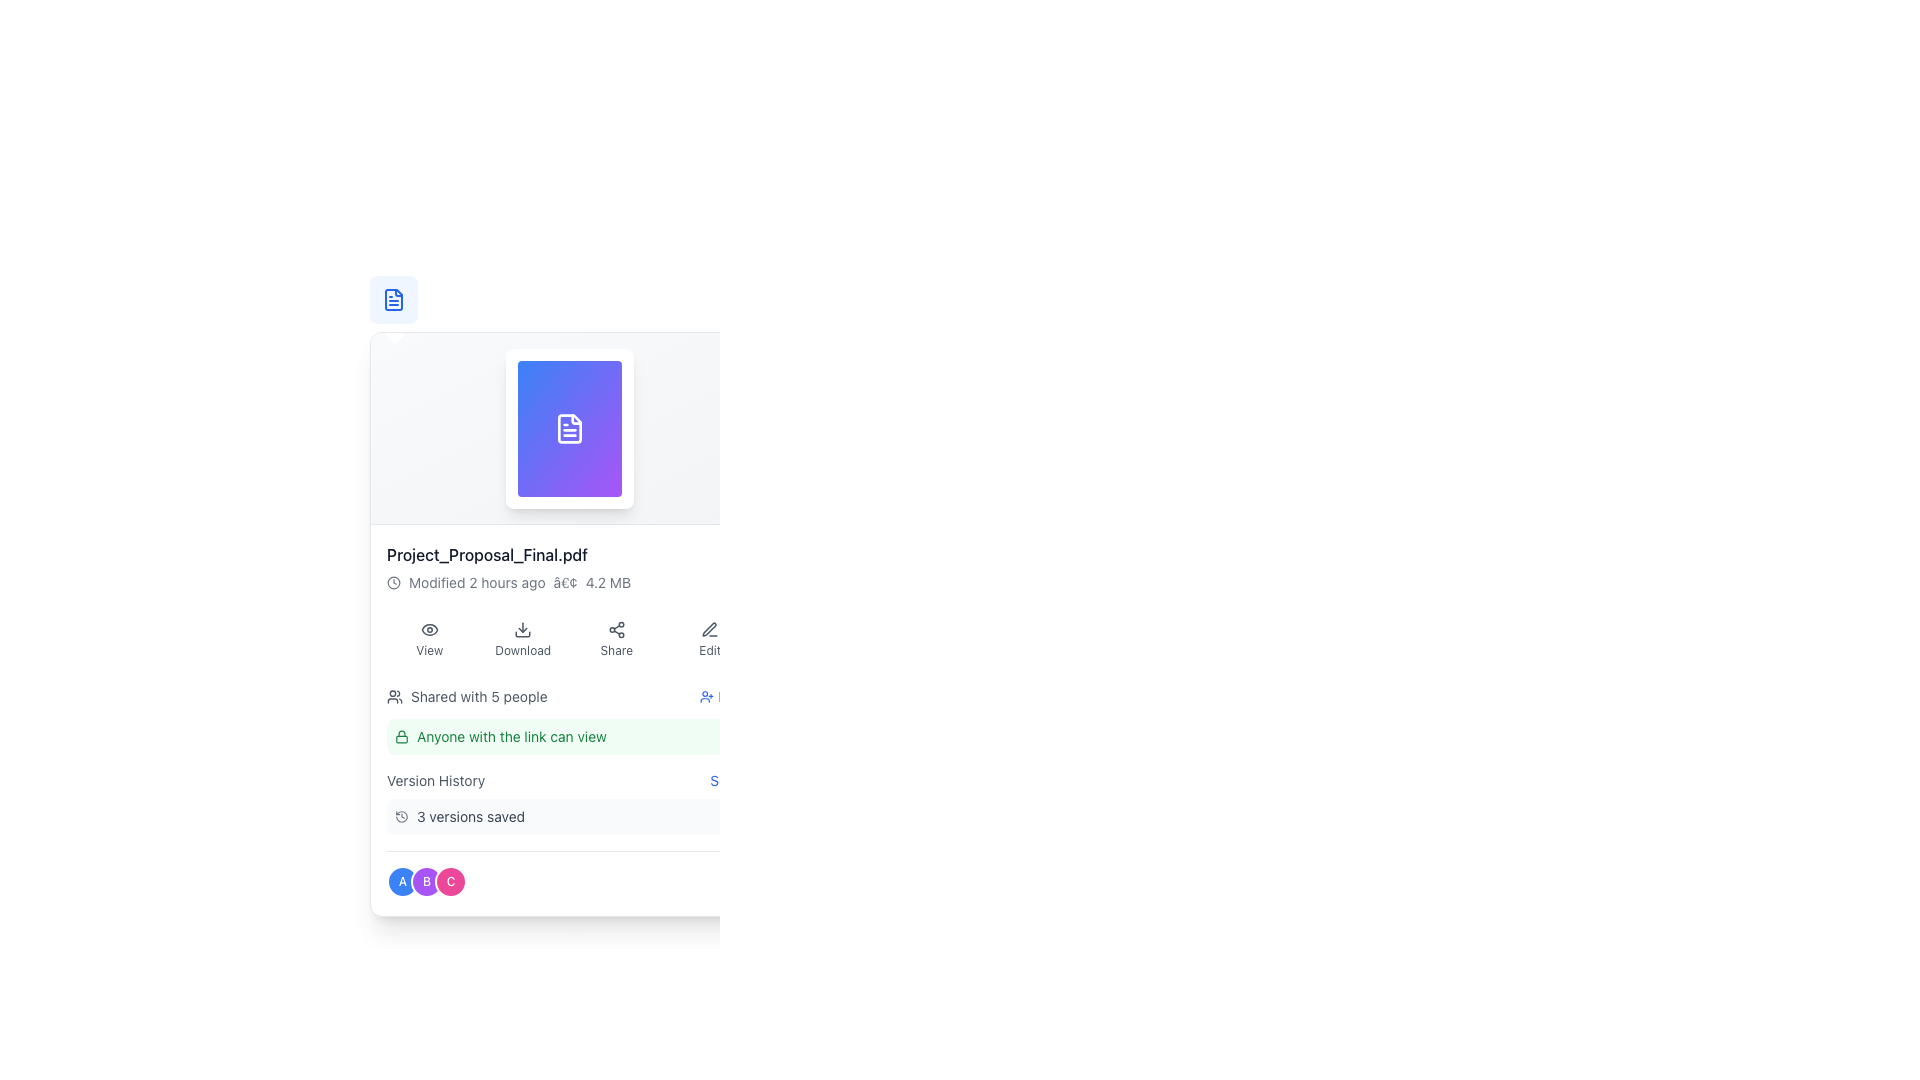  What do you see at coordinates (569, 555) in the screenshot?
I see `the text label displaying the filename 'Project_Proposal_Final.pdf' to rename it` at bounding box center [569, 555].